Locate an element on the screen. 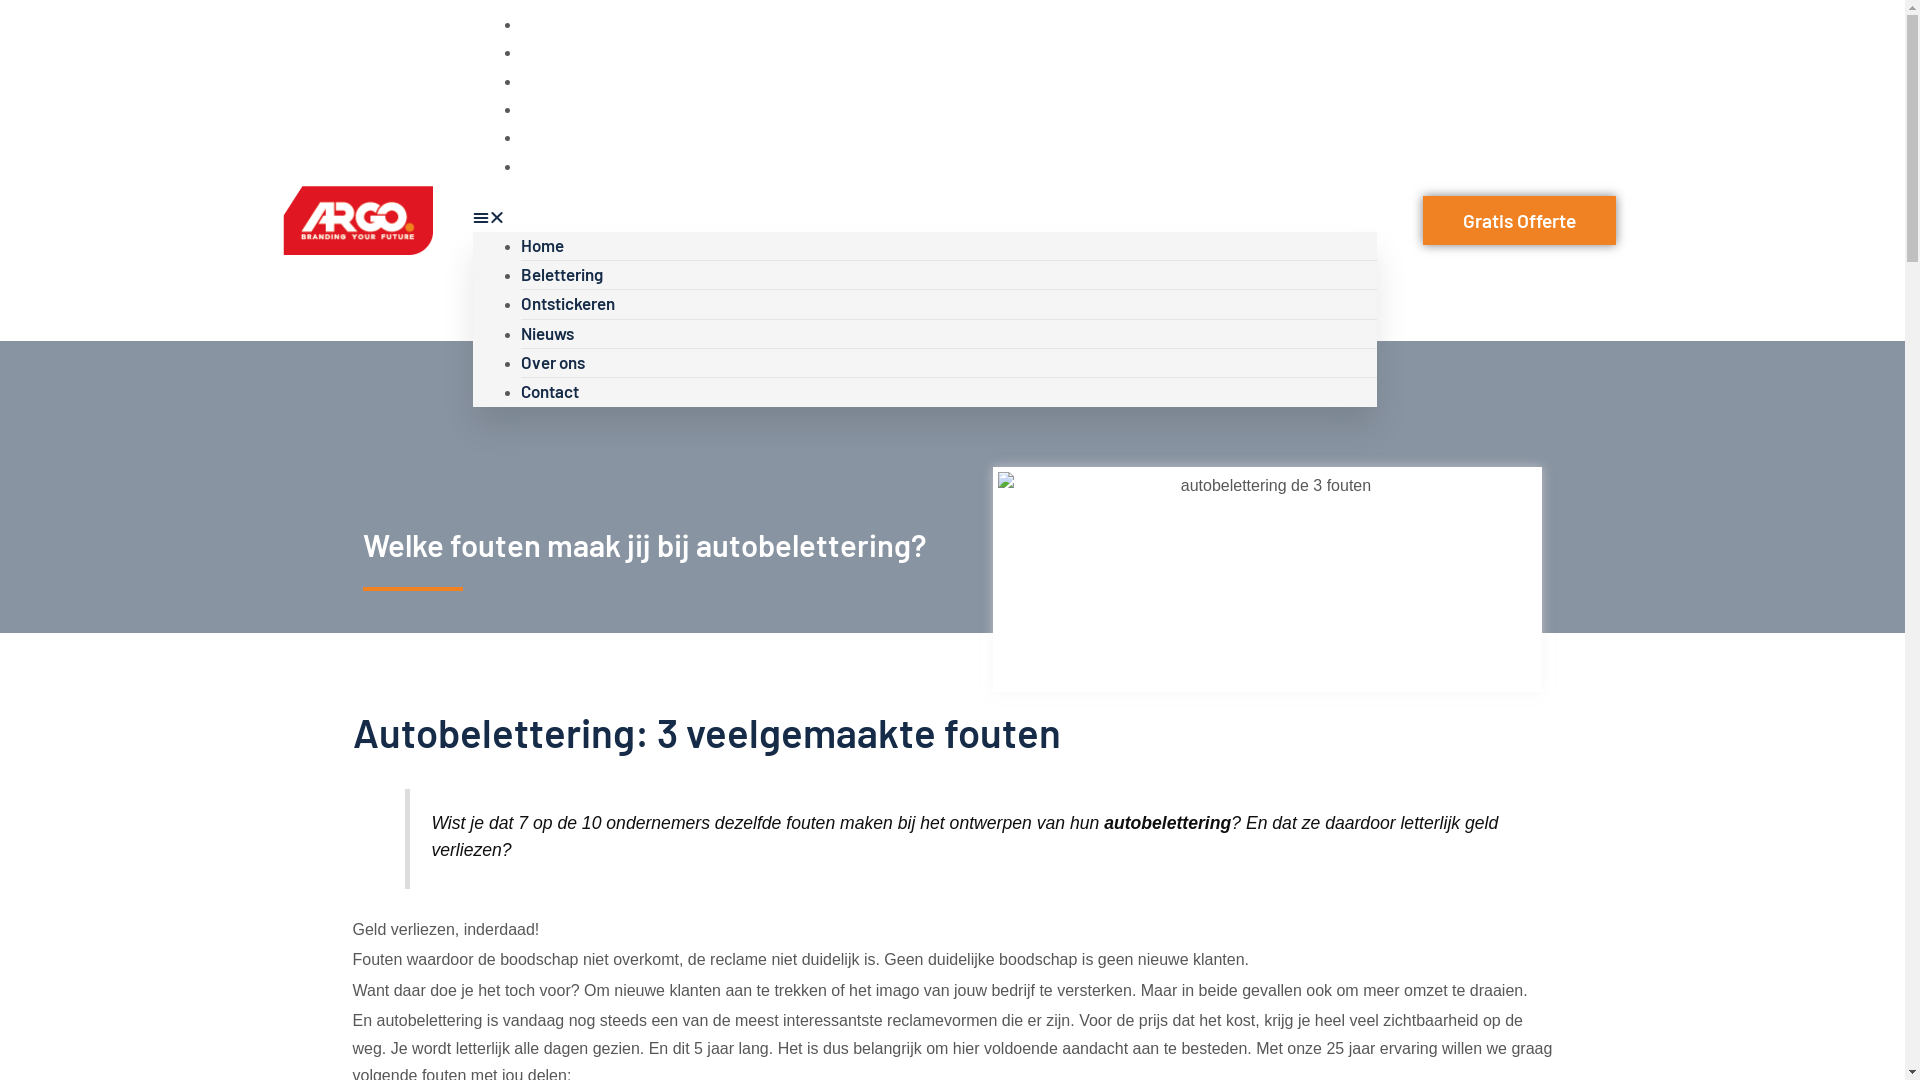 This screenshot has height=1080, width=1920. 'Belettering' is located at coordinates (560, 49).